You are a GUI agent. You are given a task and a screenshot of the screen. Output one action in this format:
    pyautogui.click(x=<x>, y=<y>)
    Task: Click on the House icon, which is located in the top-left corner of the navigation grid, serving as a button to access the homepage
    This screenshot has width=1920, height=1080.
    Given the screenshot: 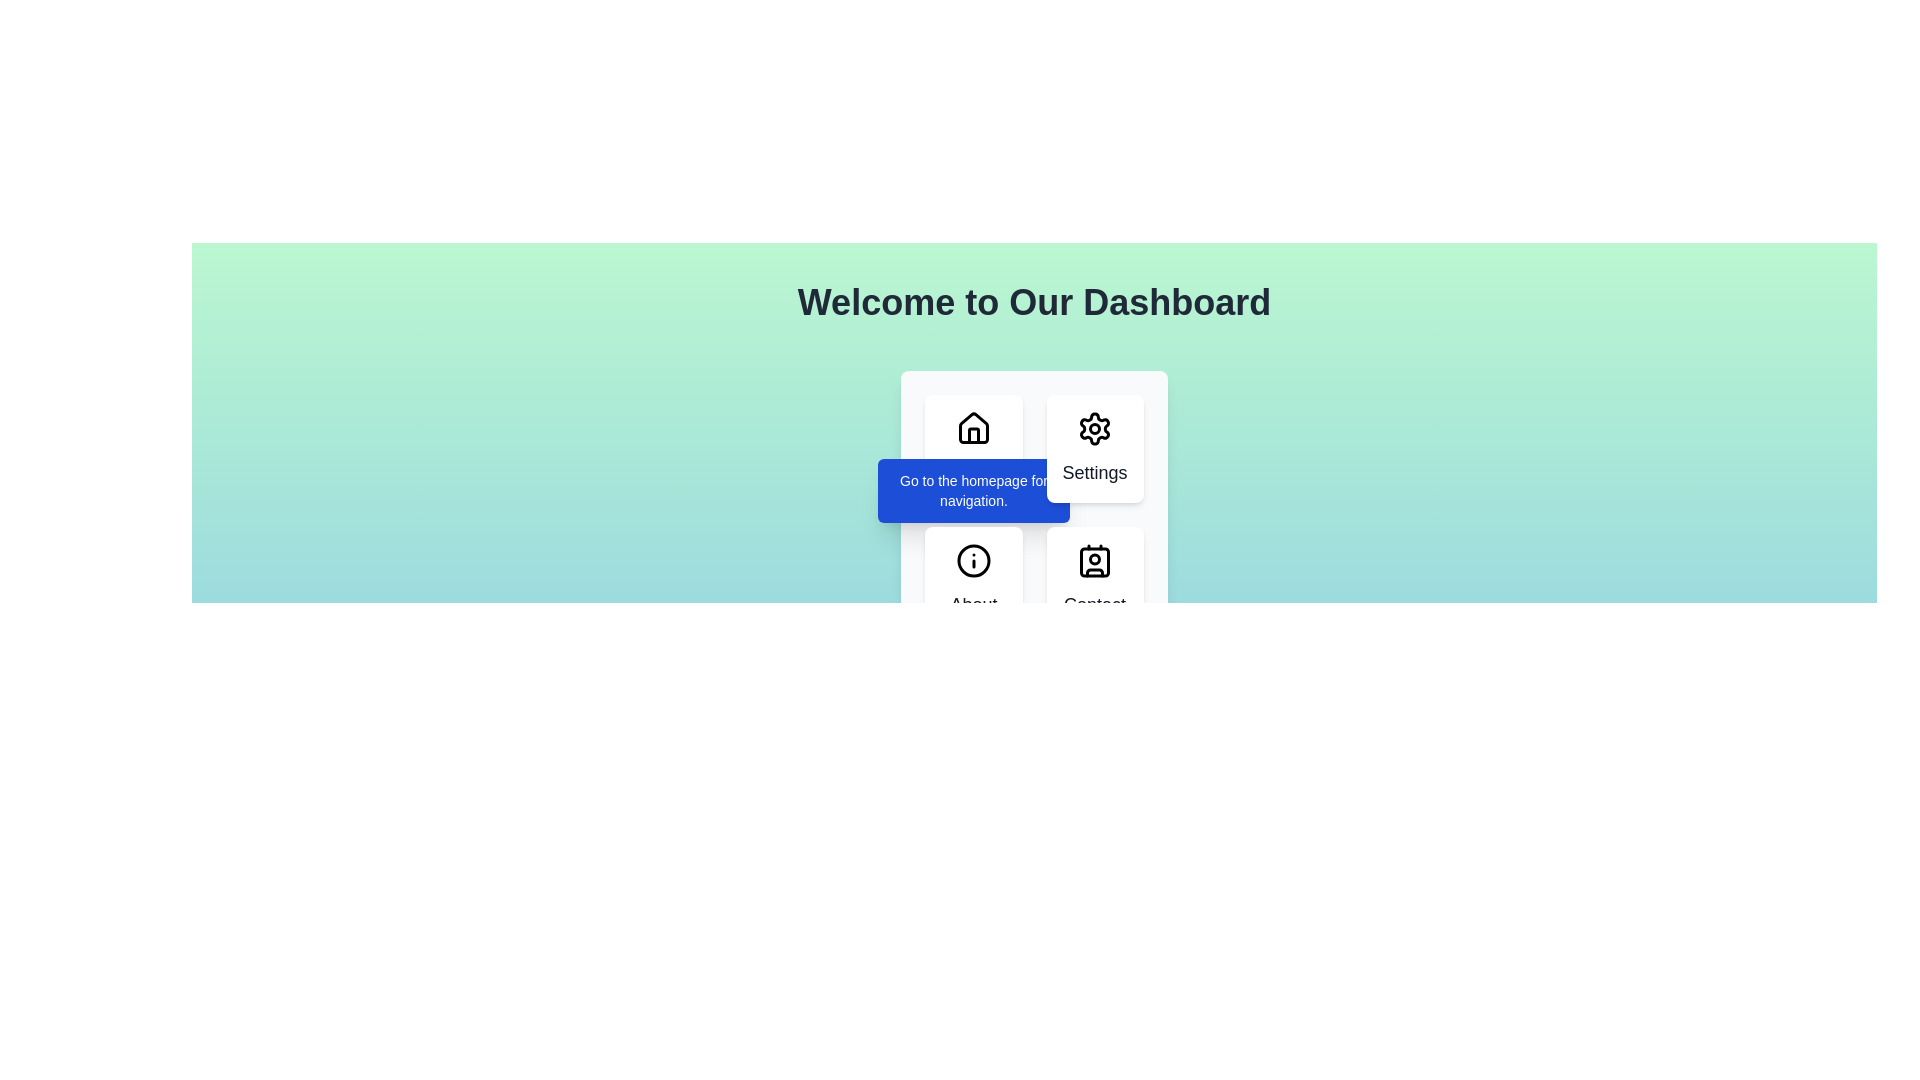 What is the action you would take?
    pyautogui.click(x=974, y=427)
    